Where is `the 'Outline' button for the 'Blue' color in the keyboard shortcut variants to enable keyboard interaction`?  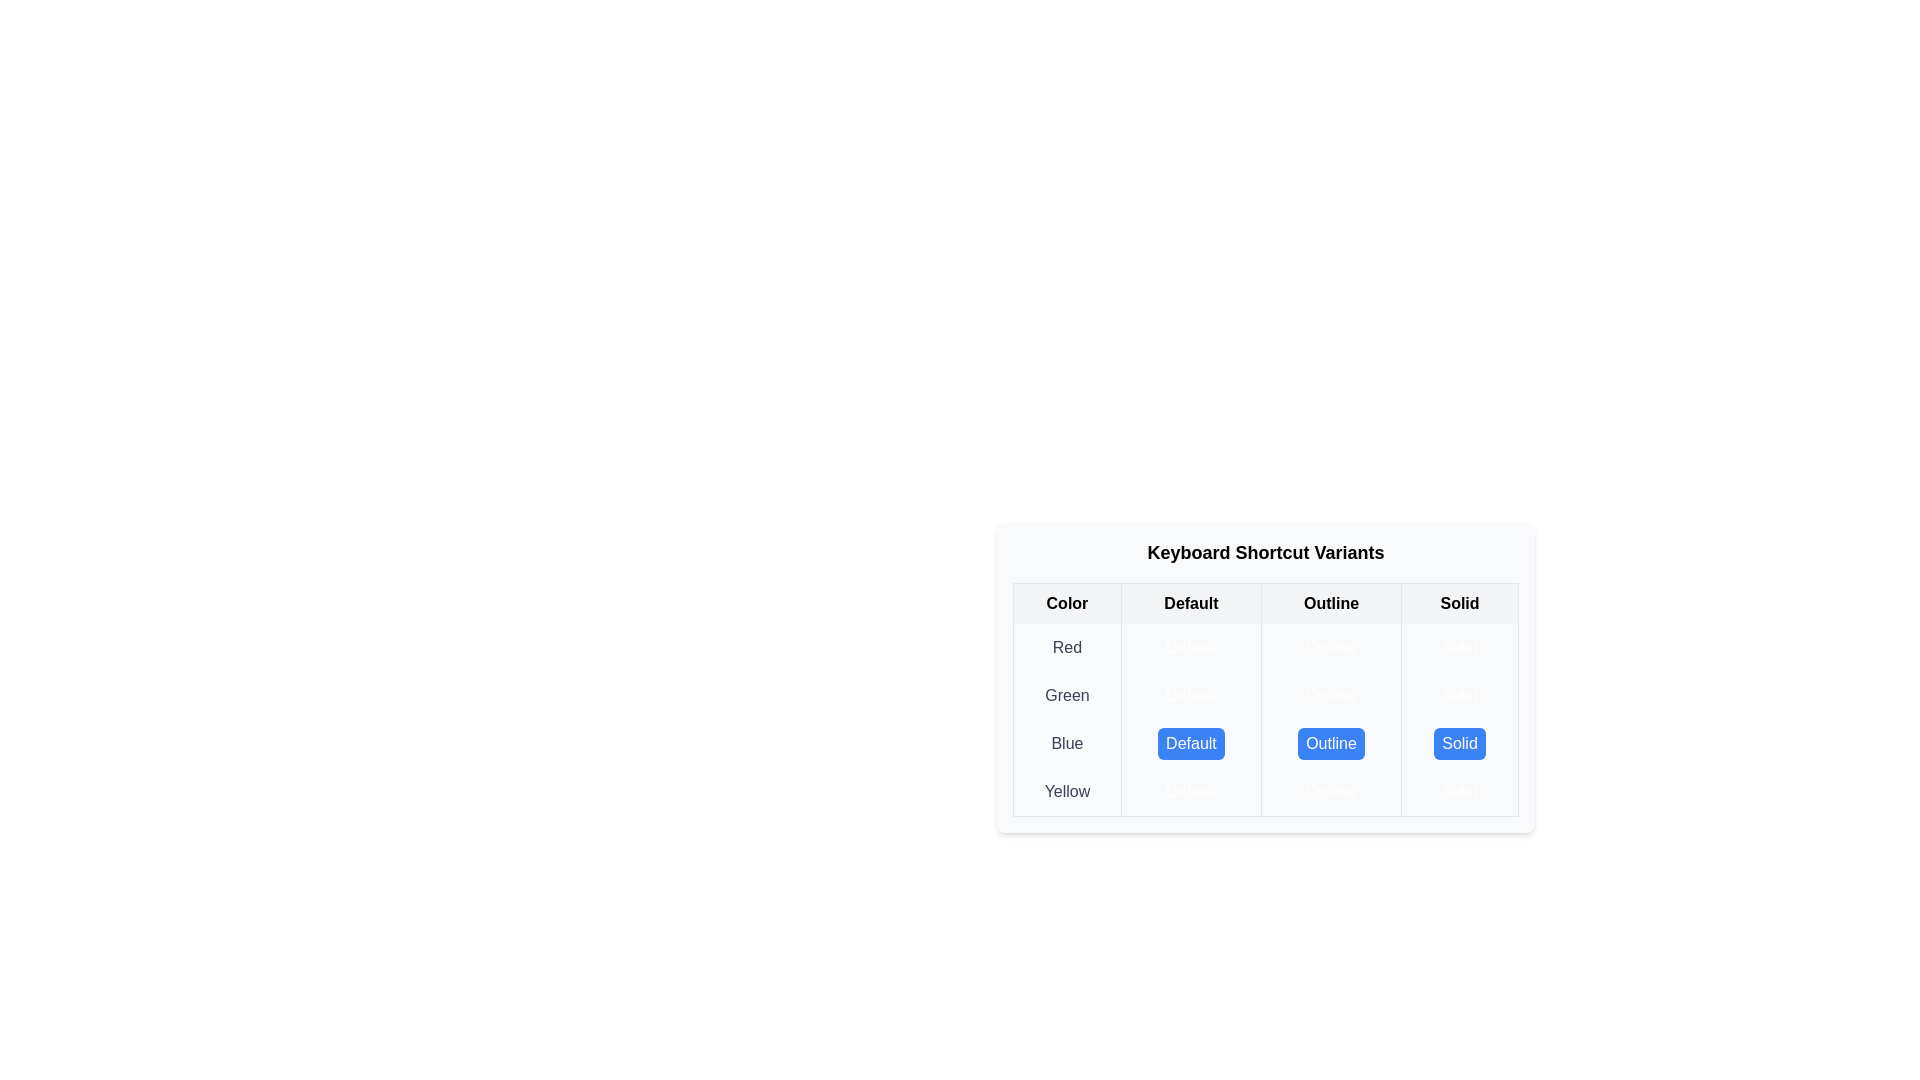
the 'Outline' button for the 'Blue' color in the keyboard shortcut variants to enable keyboard interaction is located at coordinates (1331, 744).